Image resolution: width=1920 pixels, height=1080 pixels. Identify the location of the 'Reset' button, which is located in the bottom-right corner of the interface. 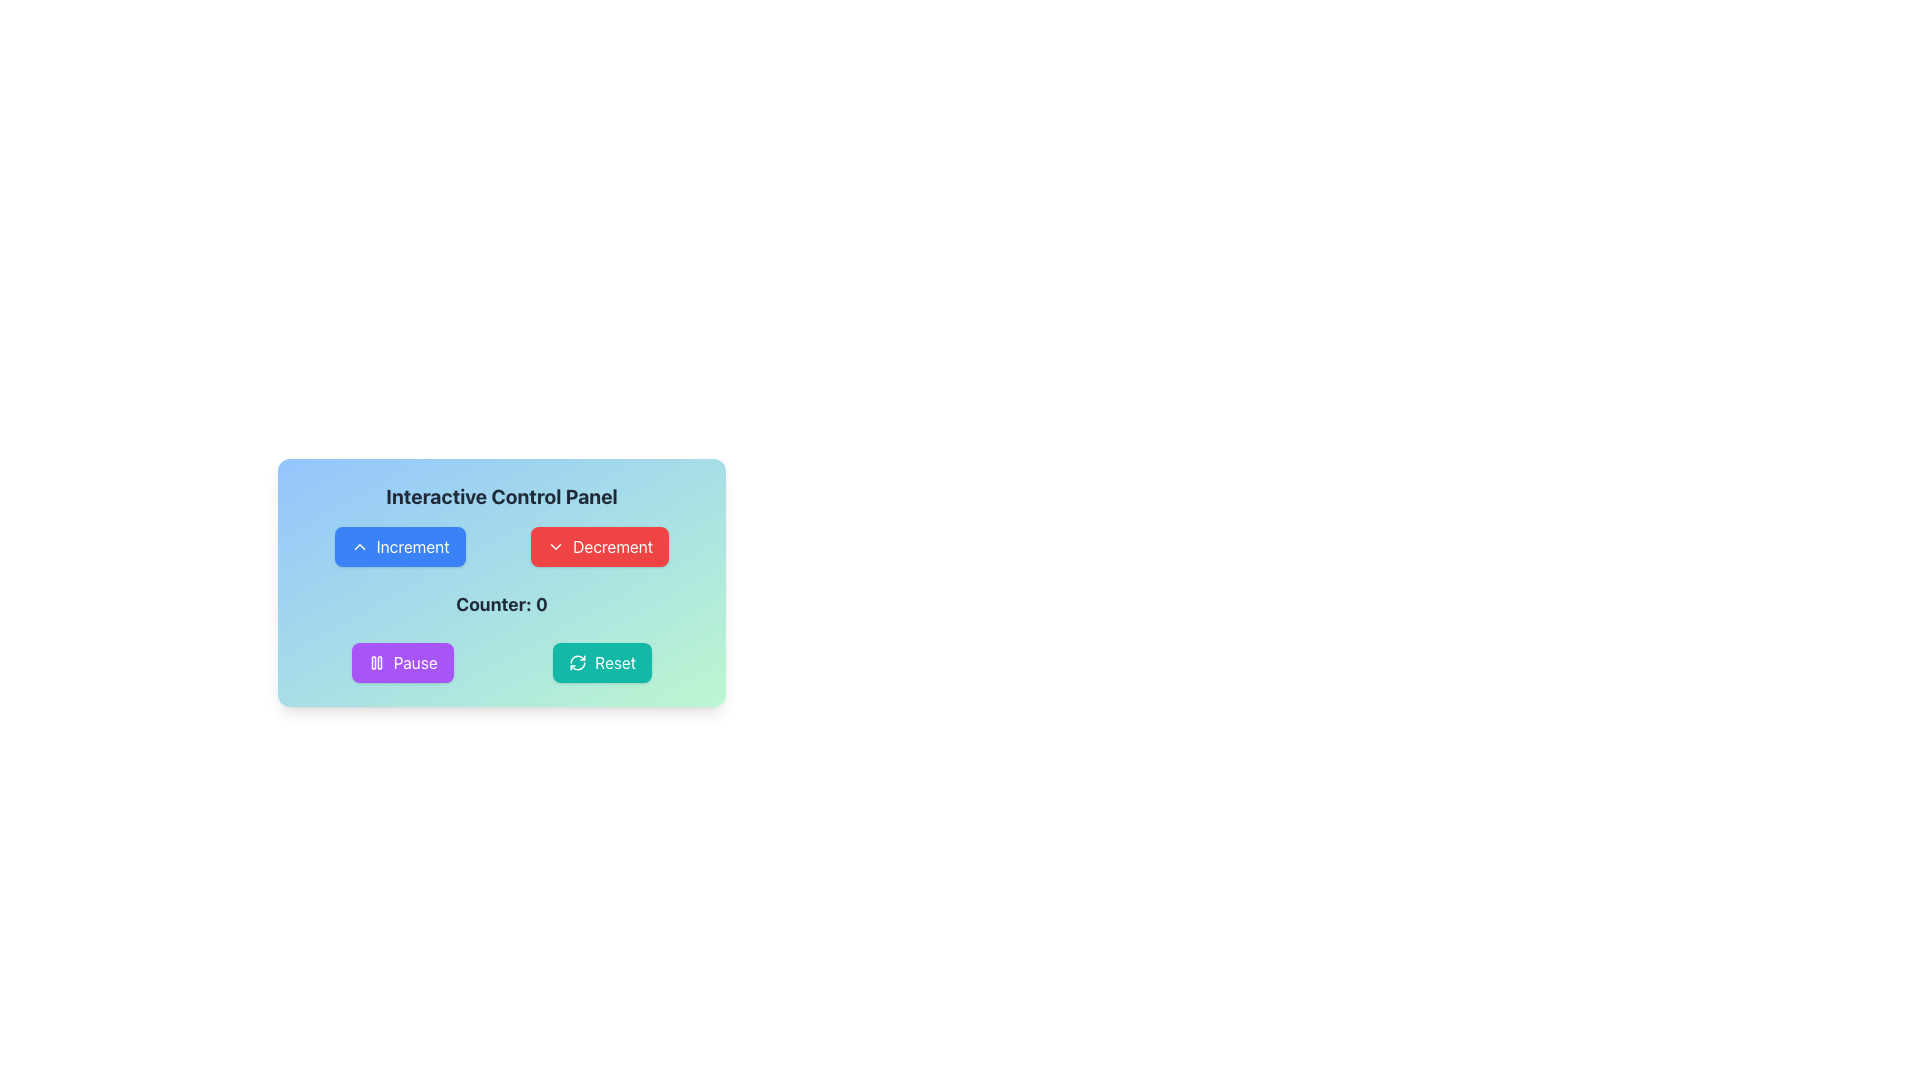
(577, 663).